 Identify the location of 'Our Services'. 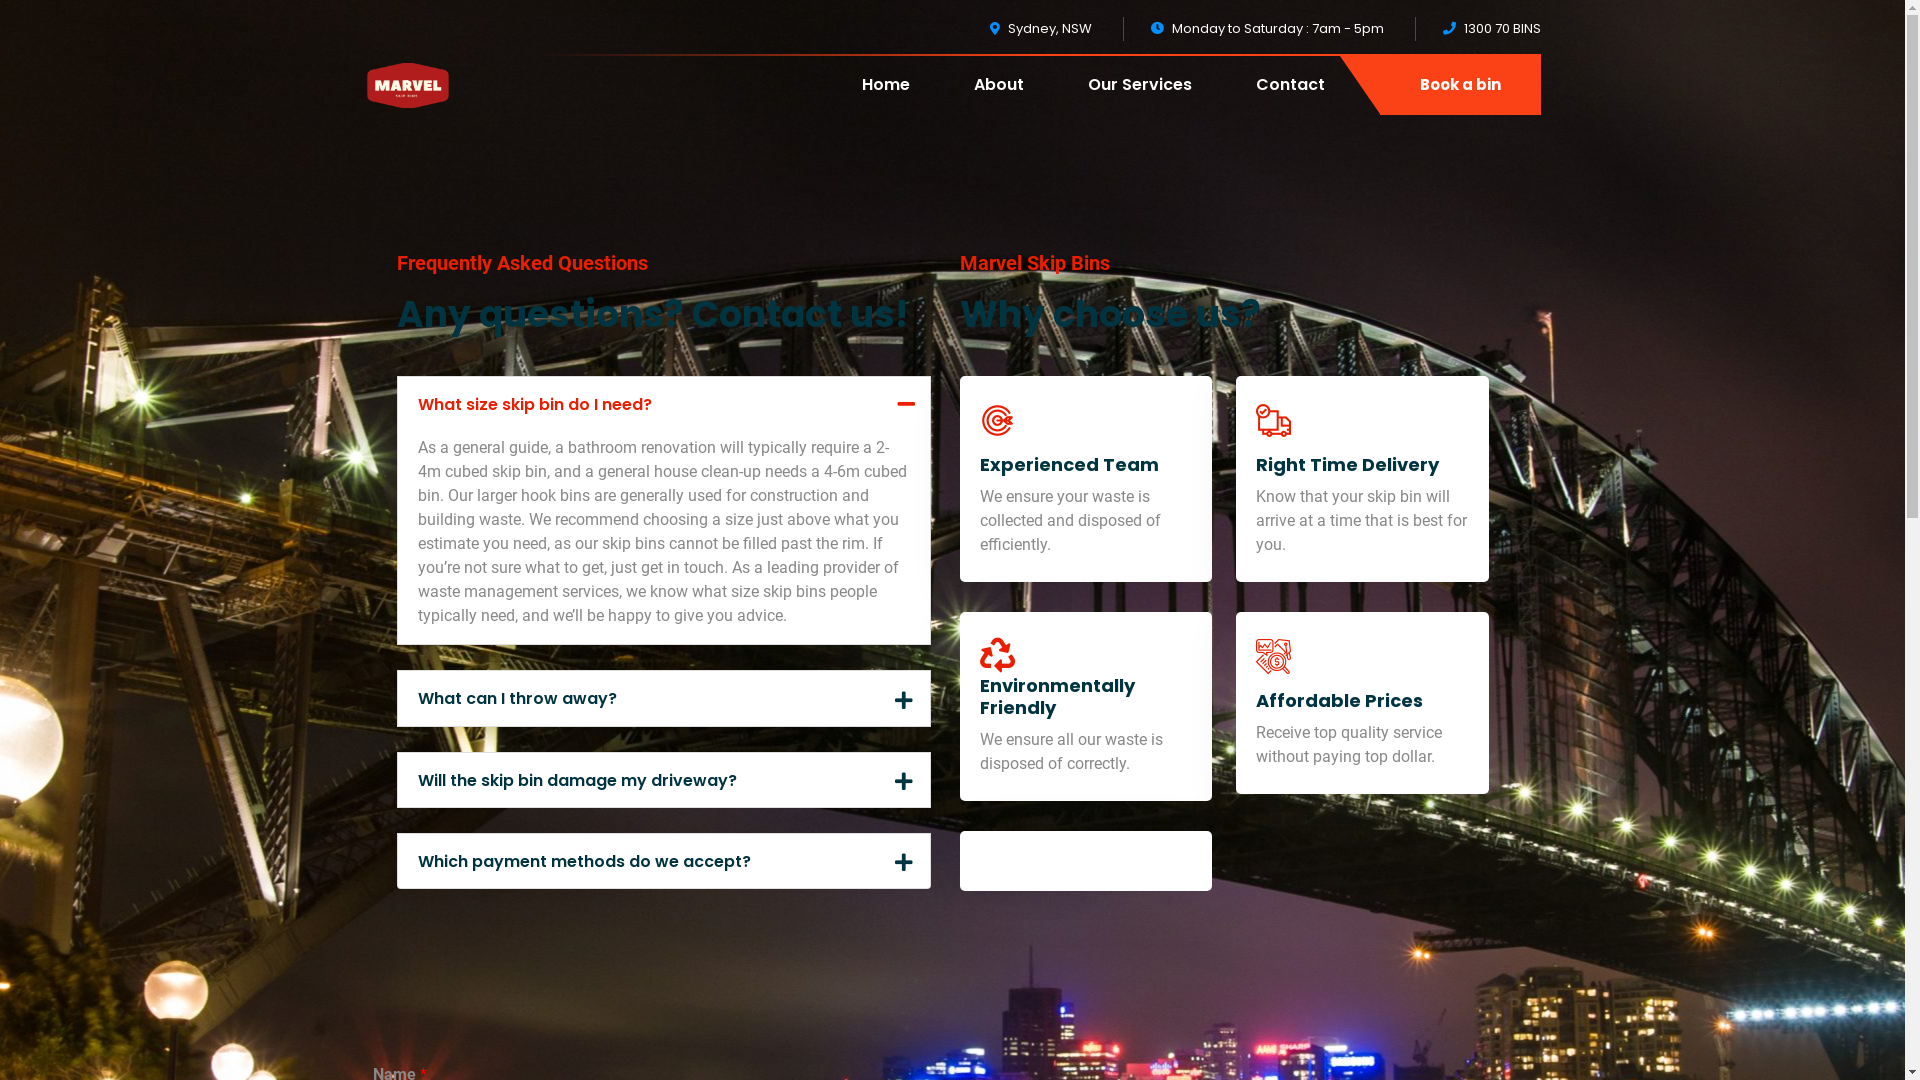
(1140, 99).